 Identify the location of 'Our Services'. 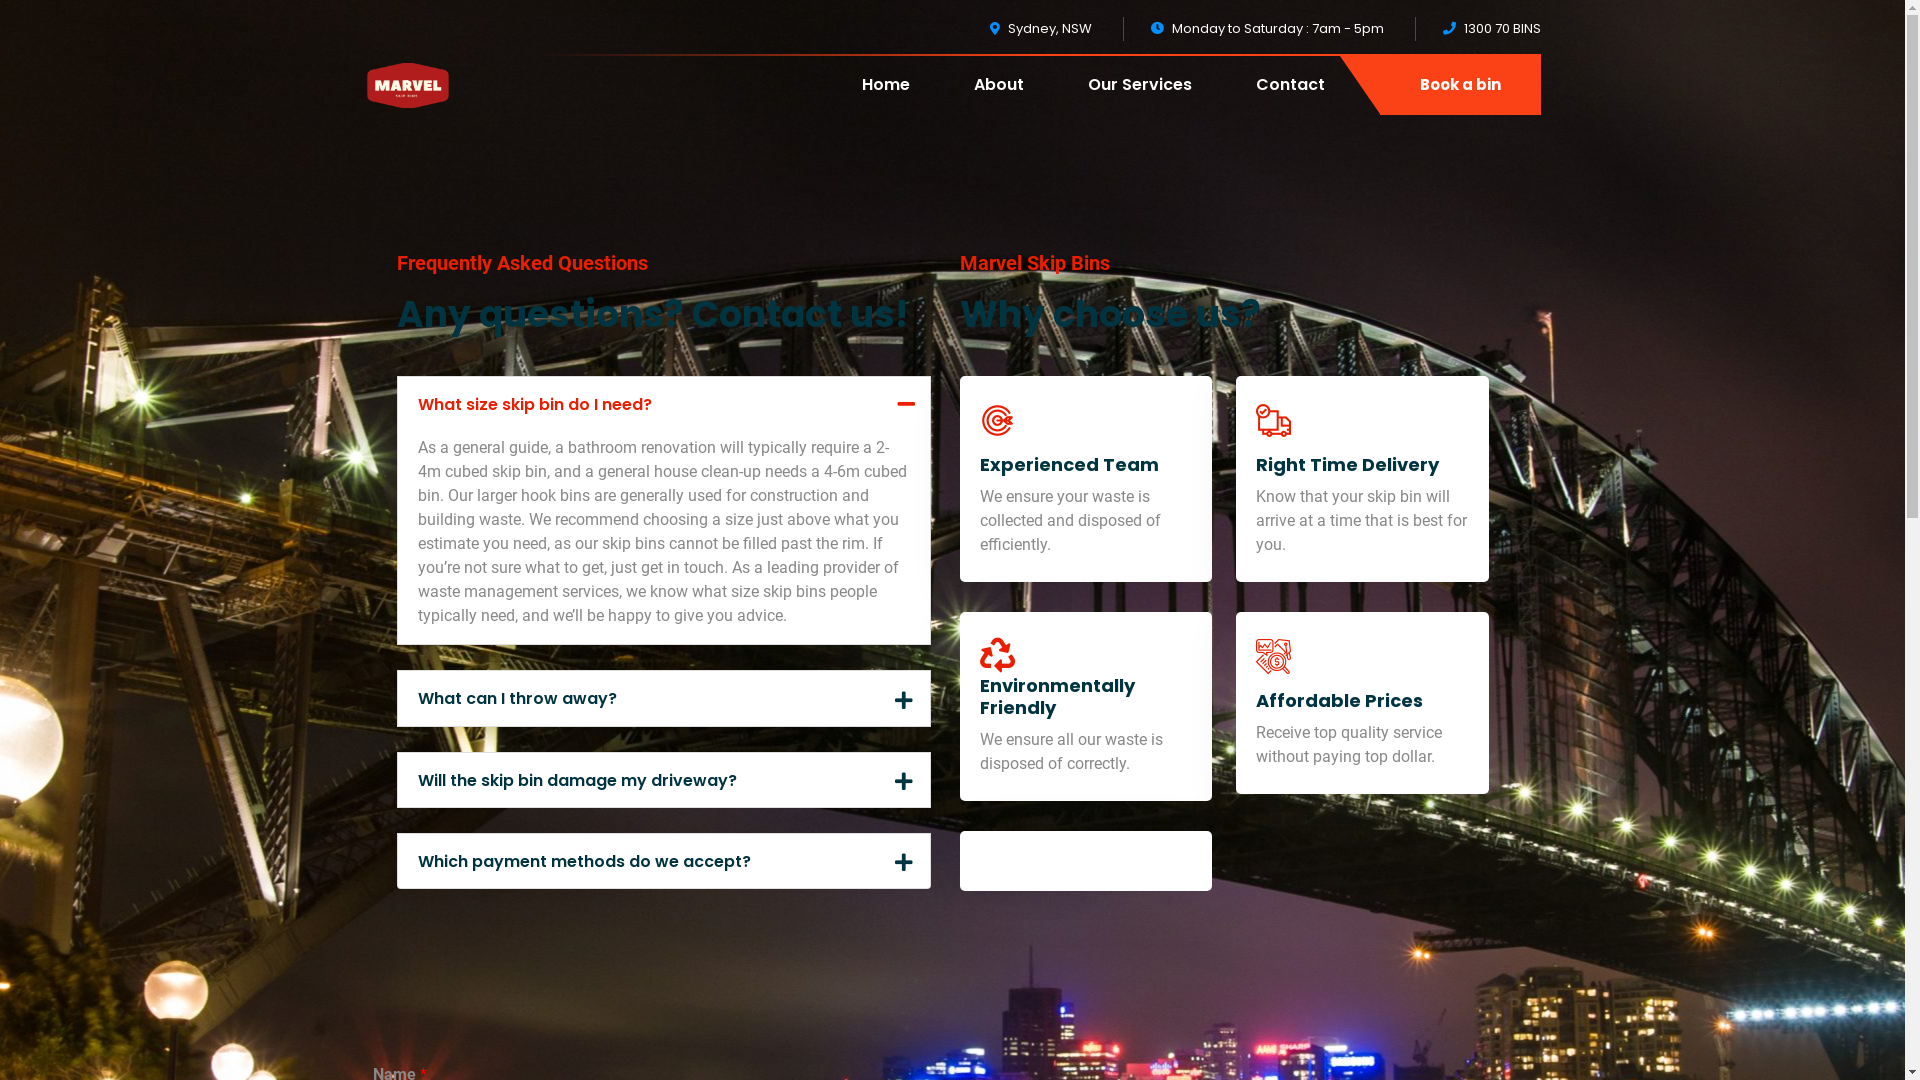
(1140, 99).